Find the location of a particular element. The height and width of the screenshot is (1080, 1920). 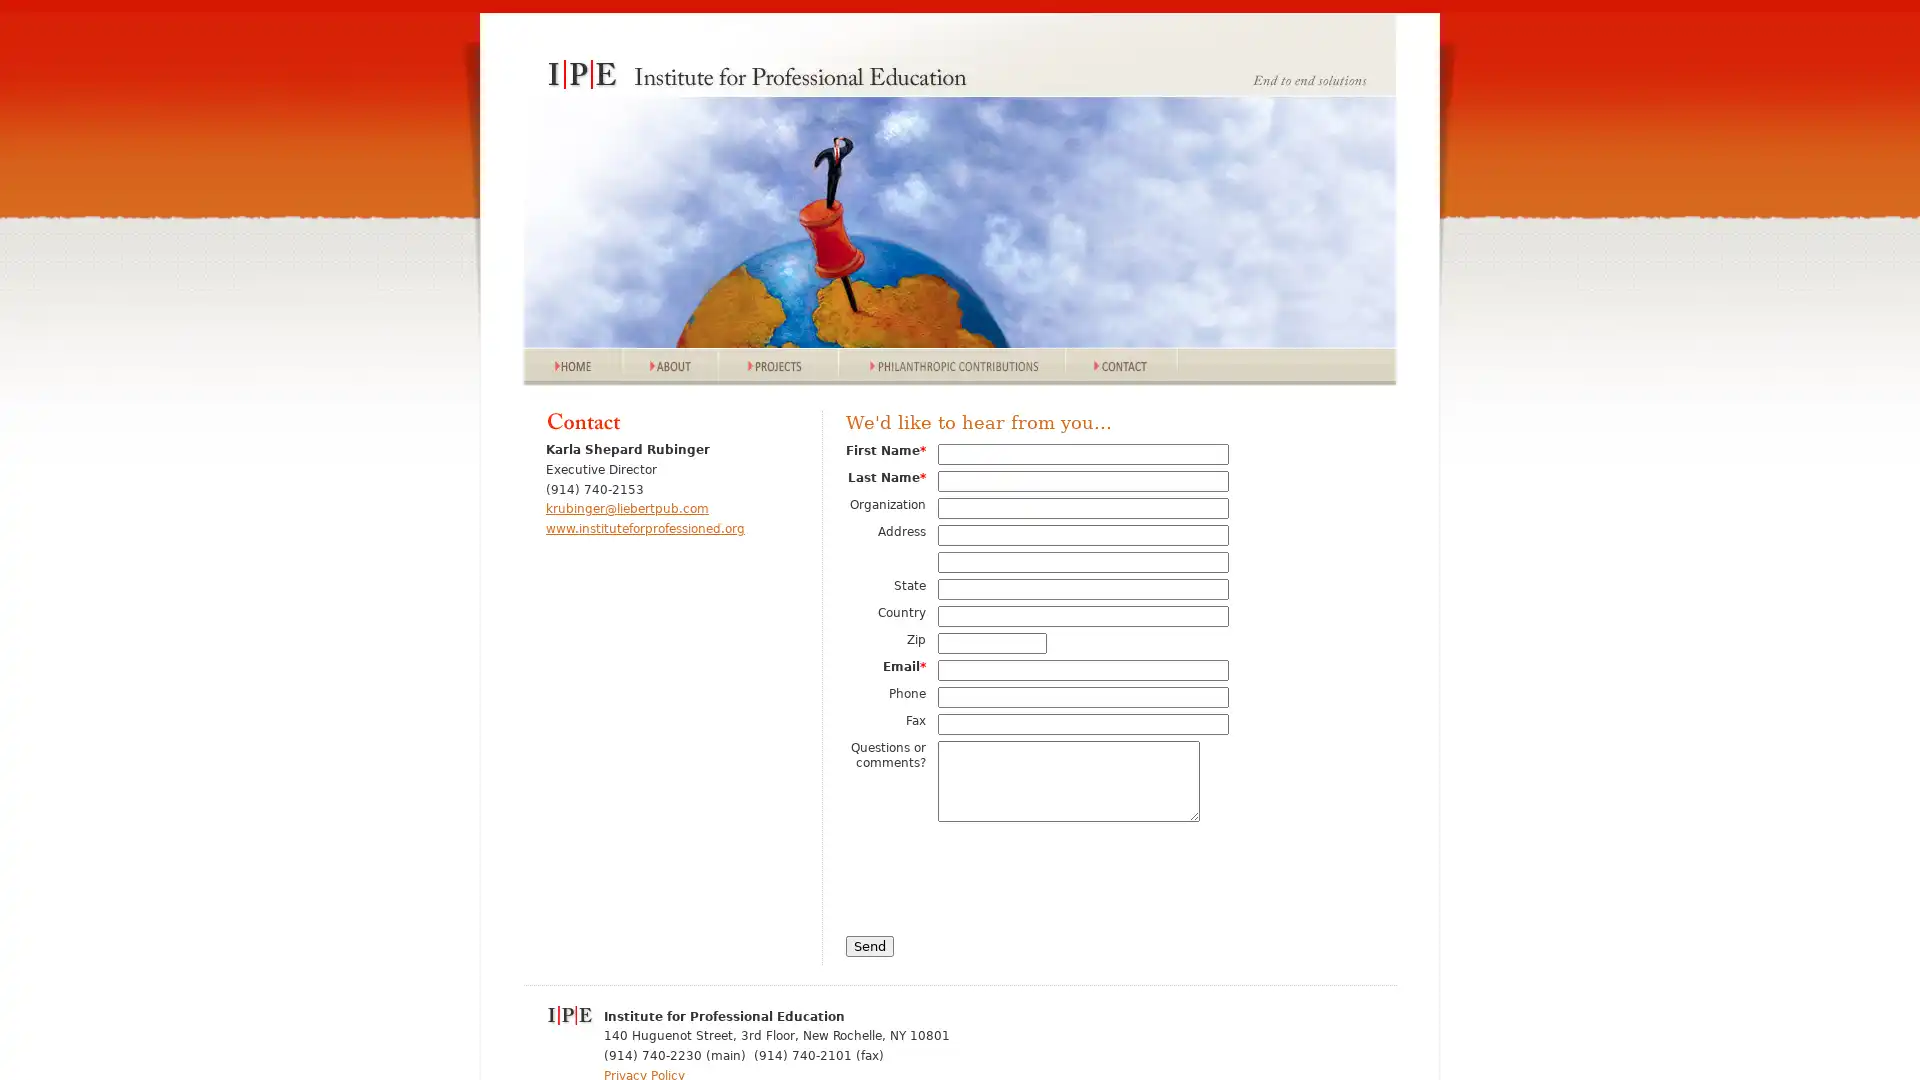

Send is located at coordinates (869, 945).